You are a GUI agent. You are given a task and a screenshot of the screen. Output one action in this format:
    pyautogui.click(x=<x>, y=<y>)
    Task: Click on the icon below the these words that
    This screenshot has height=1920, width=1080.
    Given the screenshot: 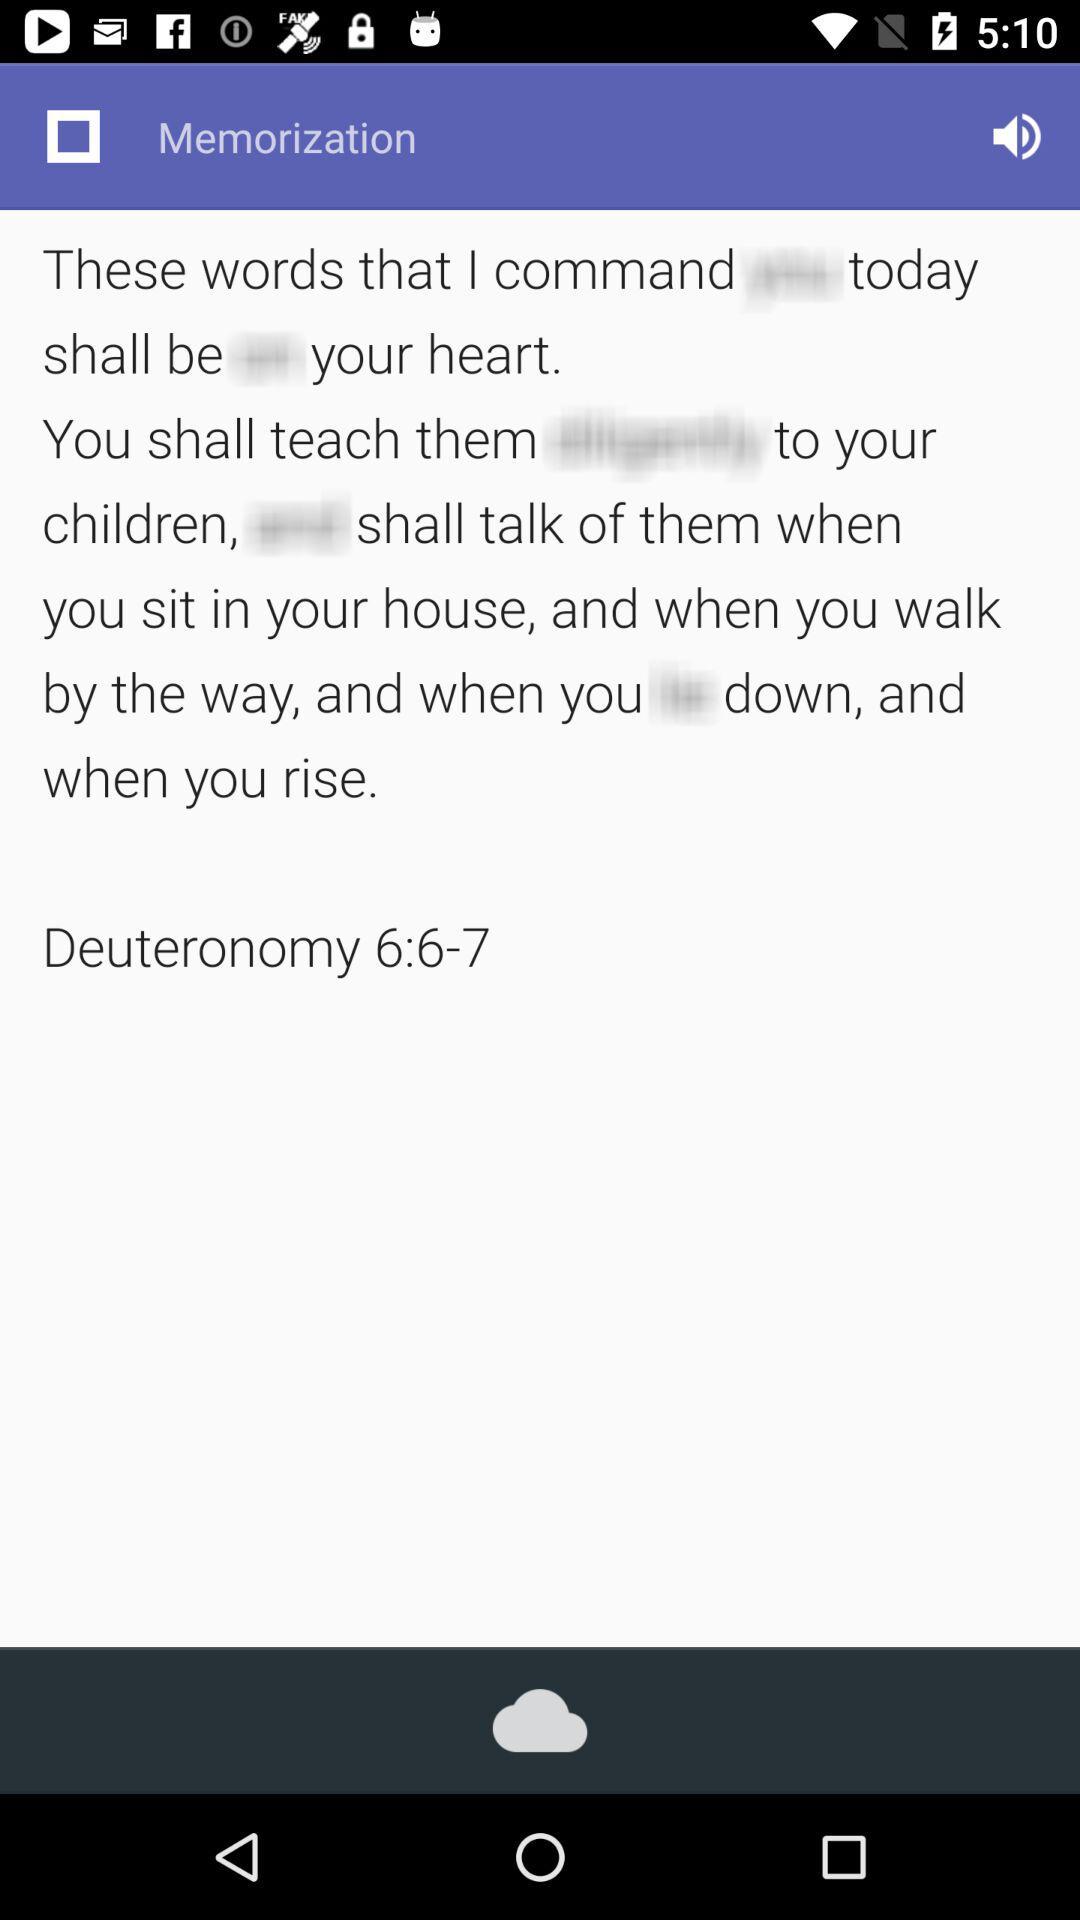 What is the action you would take?
    pyautogui.click(x=540, y=1719)
    